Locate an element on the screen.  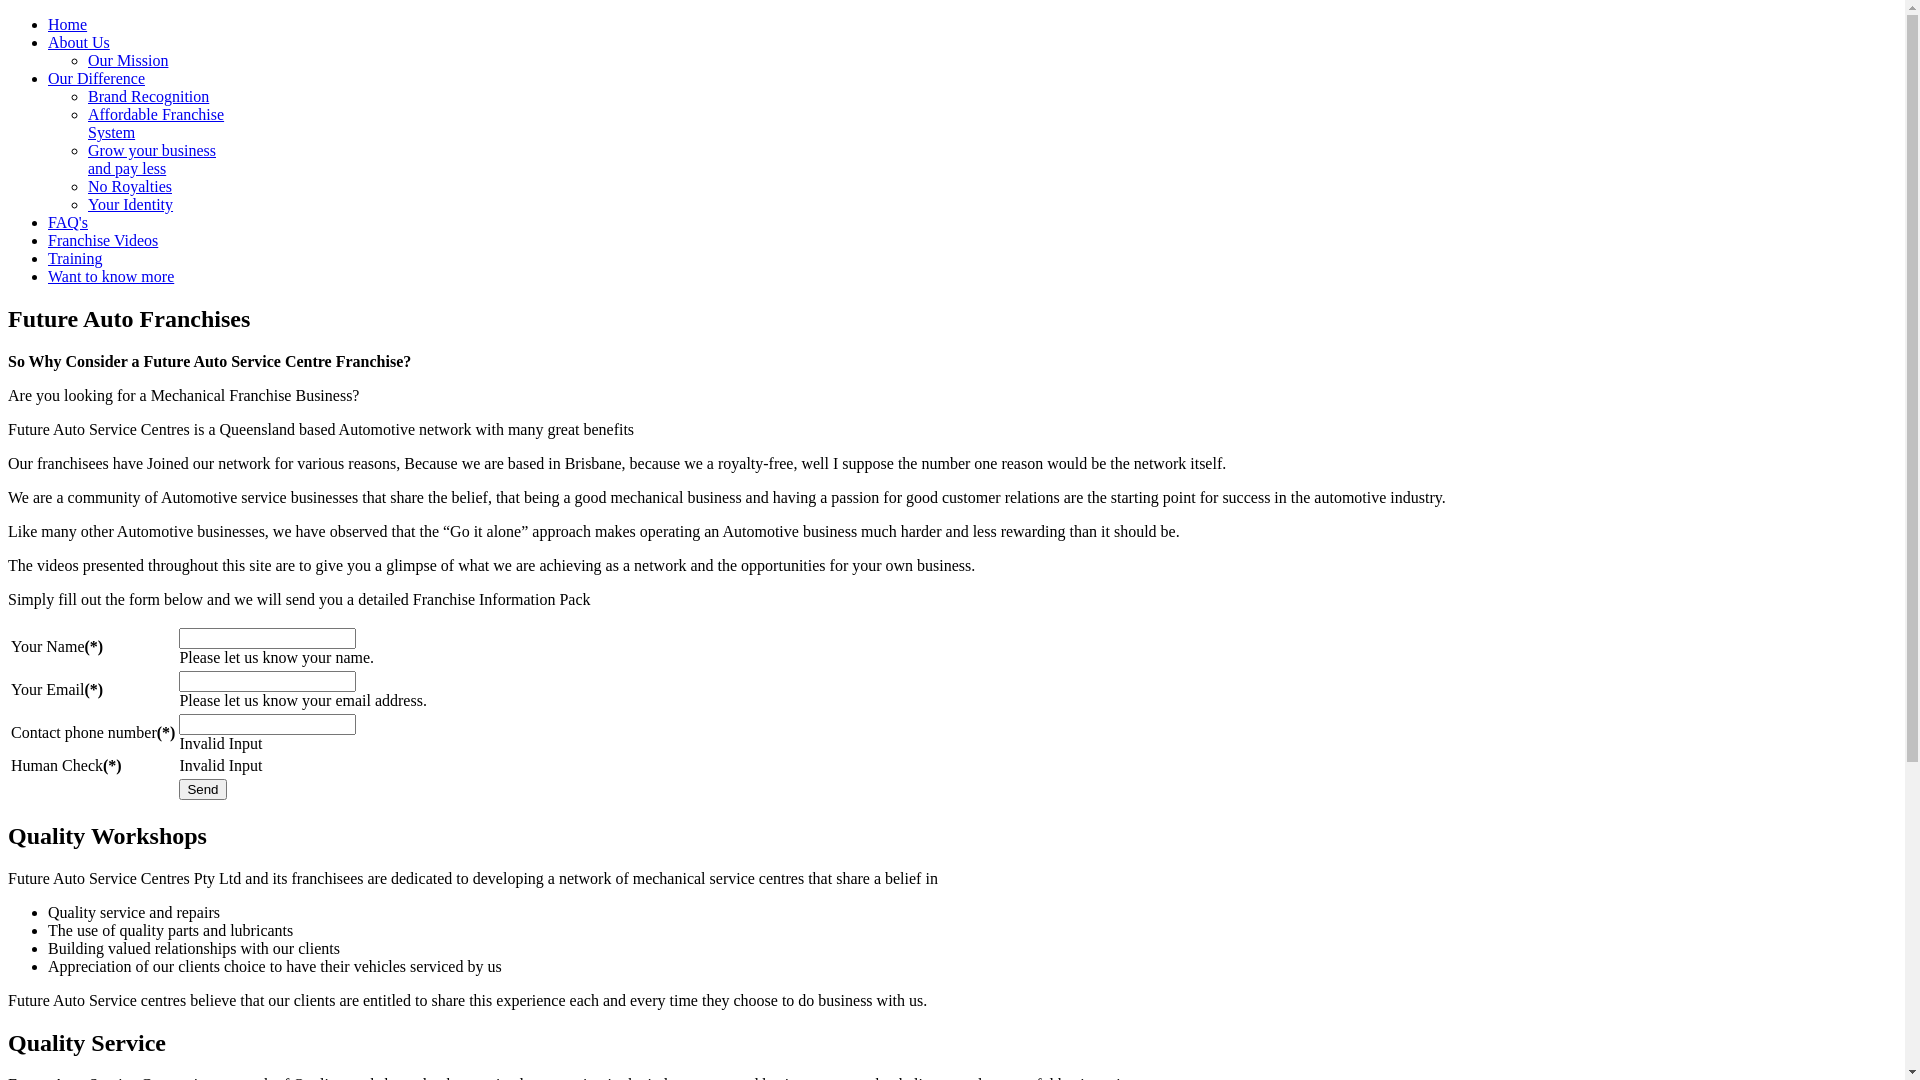
'Brand Recognition' is located at coordinates (147, 96).